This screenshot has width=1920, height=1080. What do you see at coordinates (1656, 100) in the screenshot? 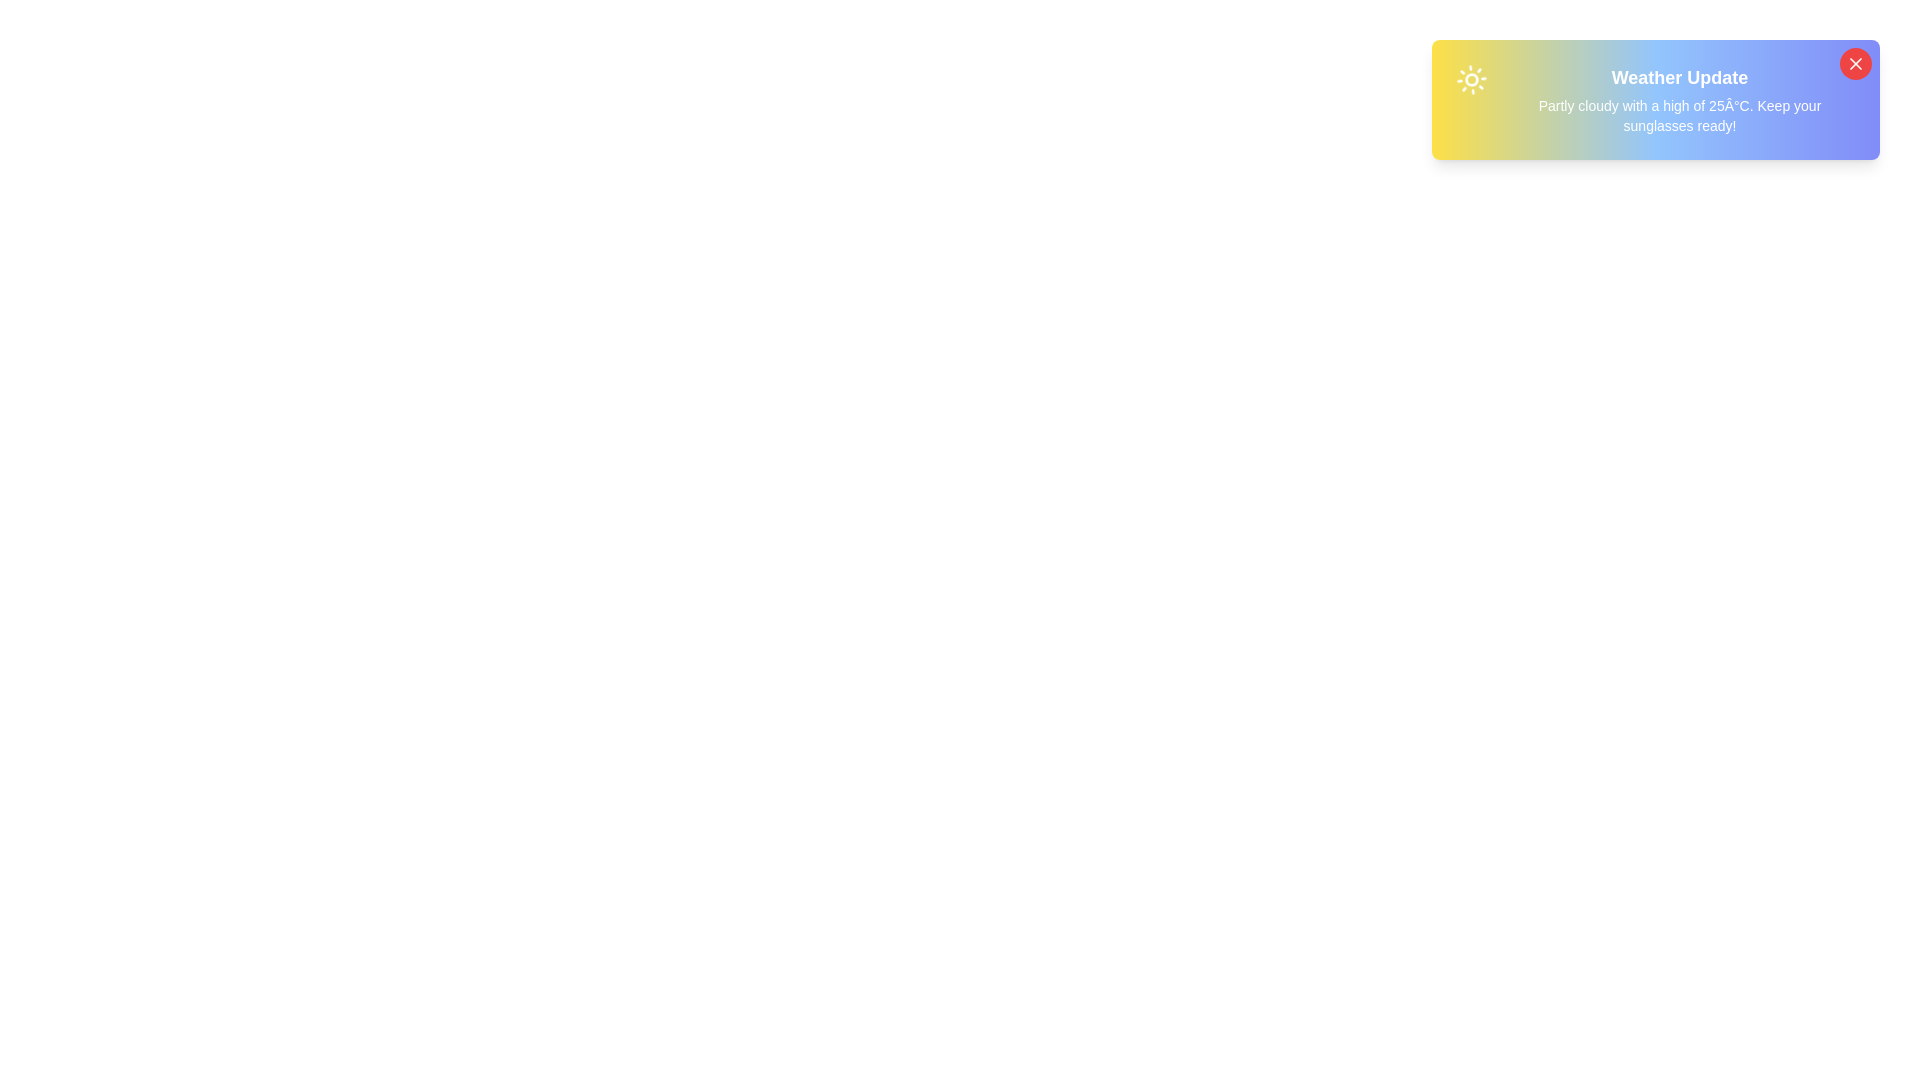
I see `the notification area to focus on it` at bounding box center [1656, 100].